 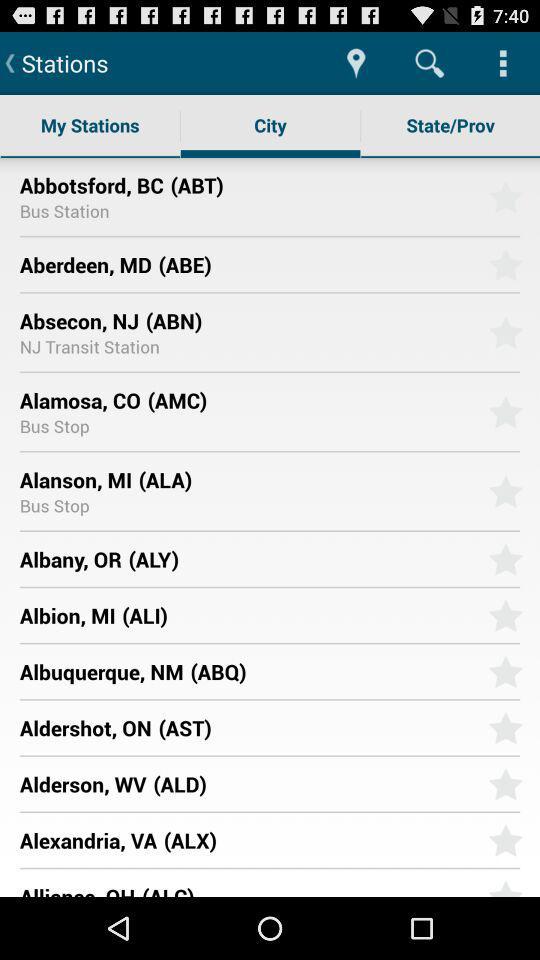 What do you see at coordinates (332, 671) in the screenshot?
I see `the item to the right of albuquerque, nm item` at bounding box center [332, 671].